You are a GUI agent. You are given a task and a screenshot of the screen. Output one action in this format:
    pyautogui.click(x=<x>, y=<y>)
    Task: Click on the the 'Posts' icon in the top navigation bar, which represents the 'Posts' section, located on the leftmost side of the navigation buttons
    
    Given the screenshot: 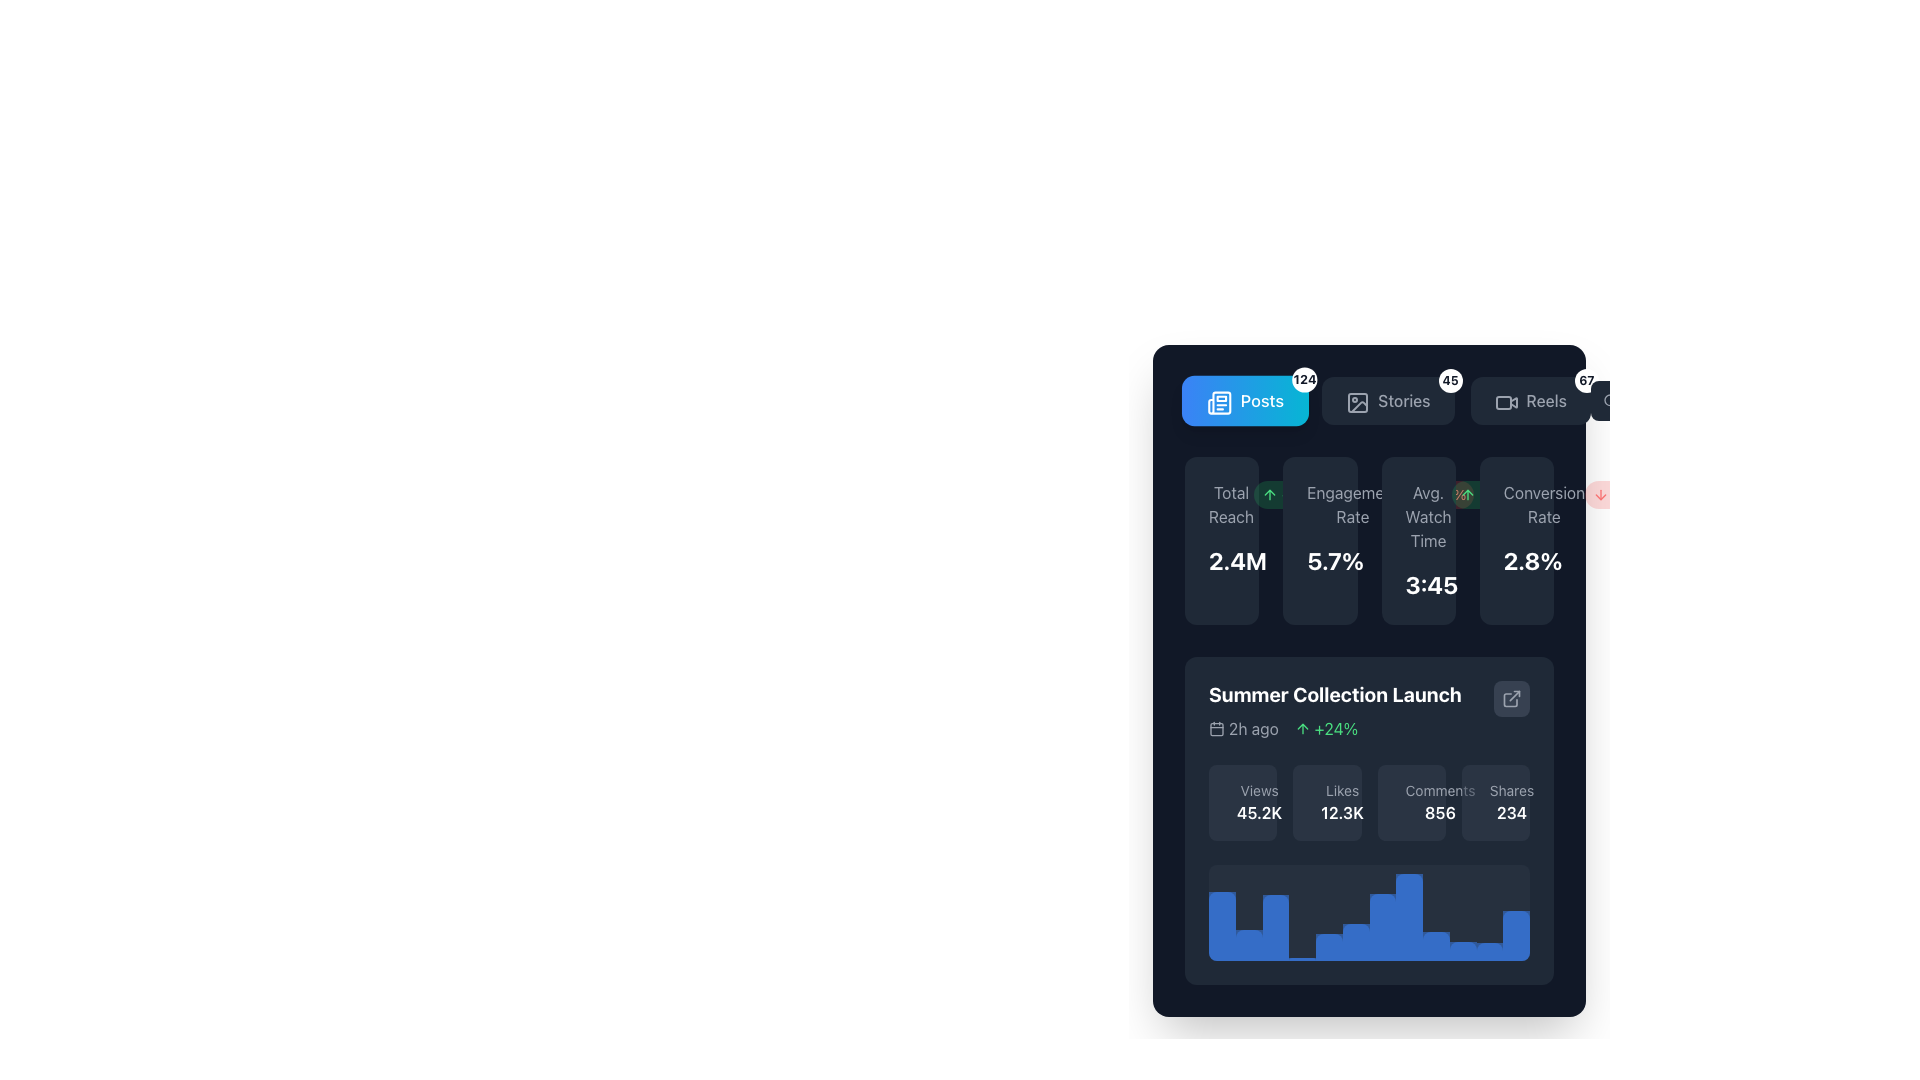 What is the action you would take?
    pyautogui.click(x=1218, y=403)
    